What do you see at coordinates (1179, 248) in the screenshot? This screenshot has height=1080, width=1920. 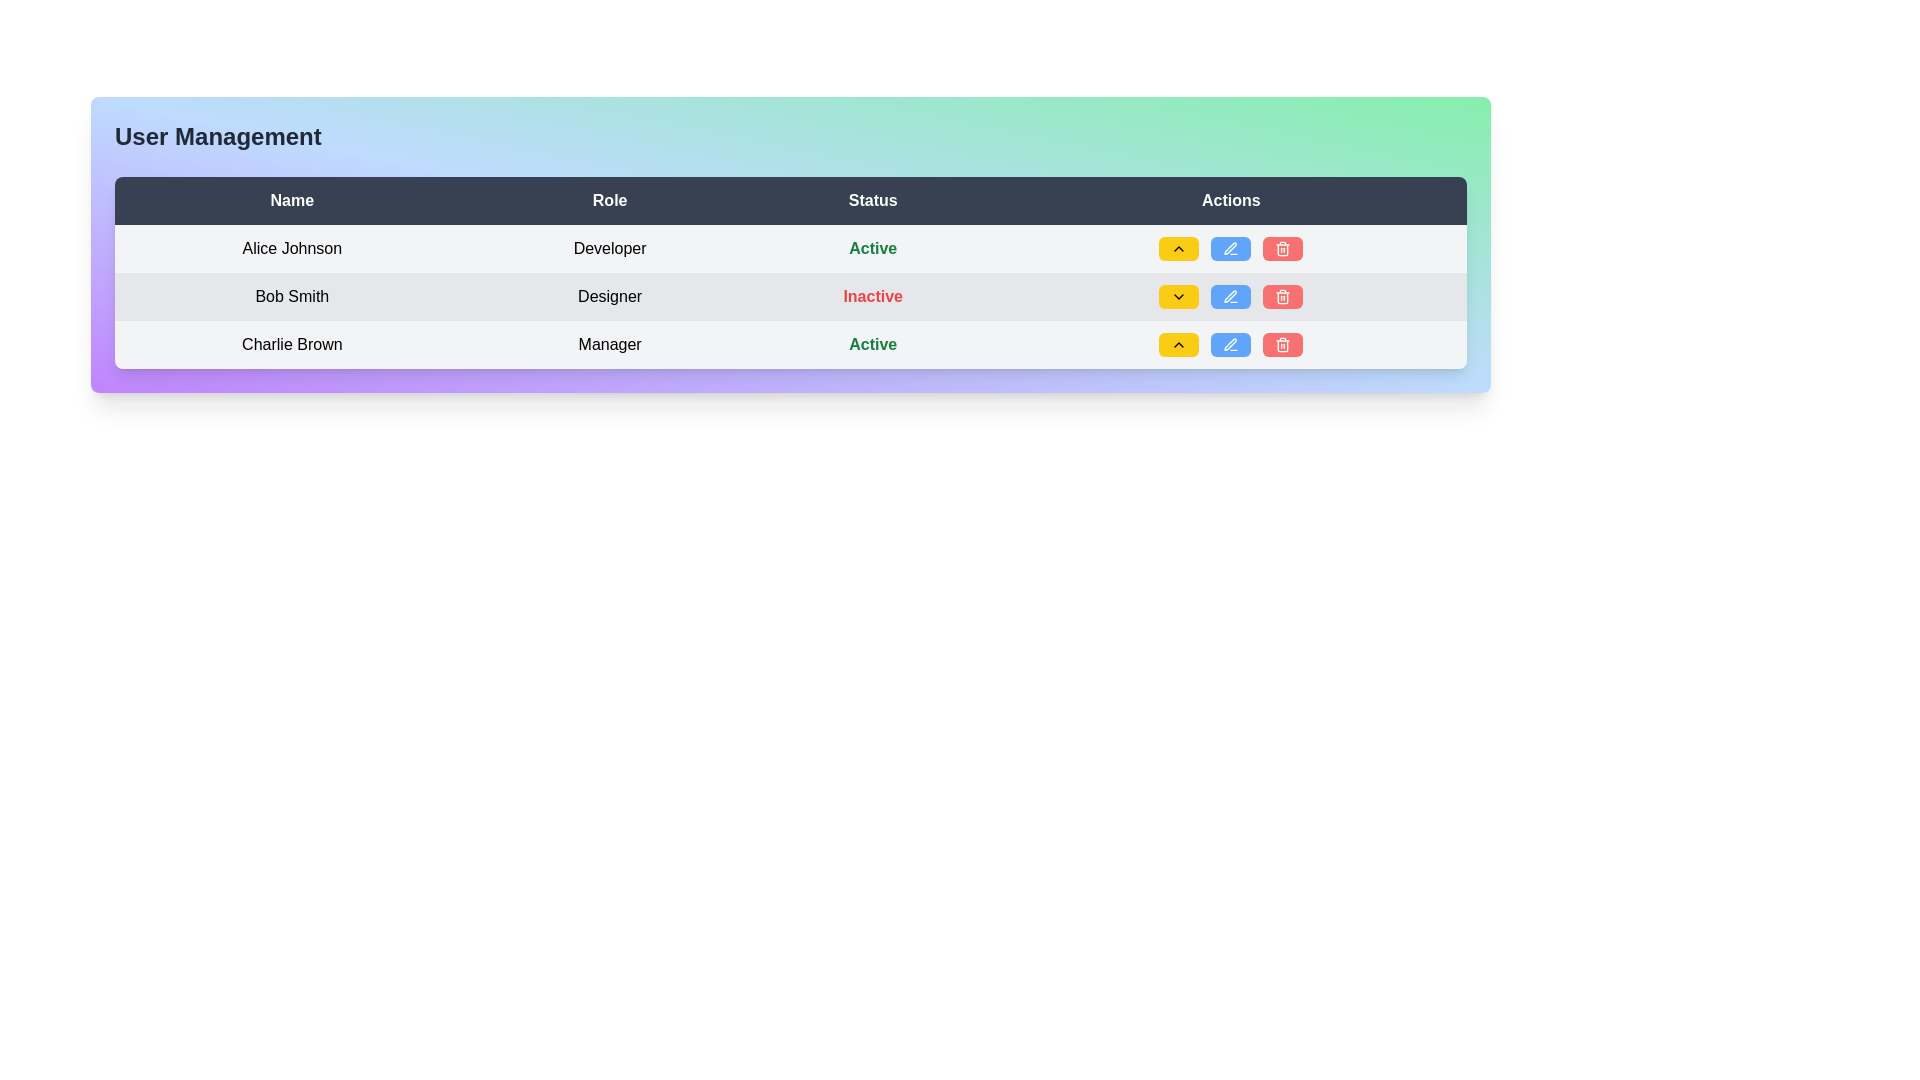 I see `the yellow button with black text and a chevron-up symbol located in the first row of the 'Actions' column to initiate the upward action` at bounding box center [1179, 248].